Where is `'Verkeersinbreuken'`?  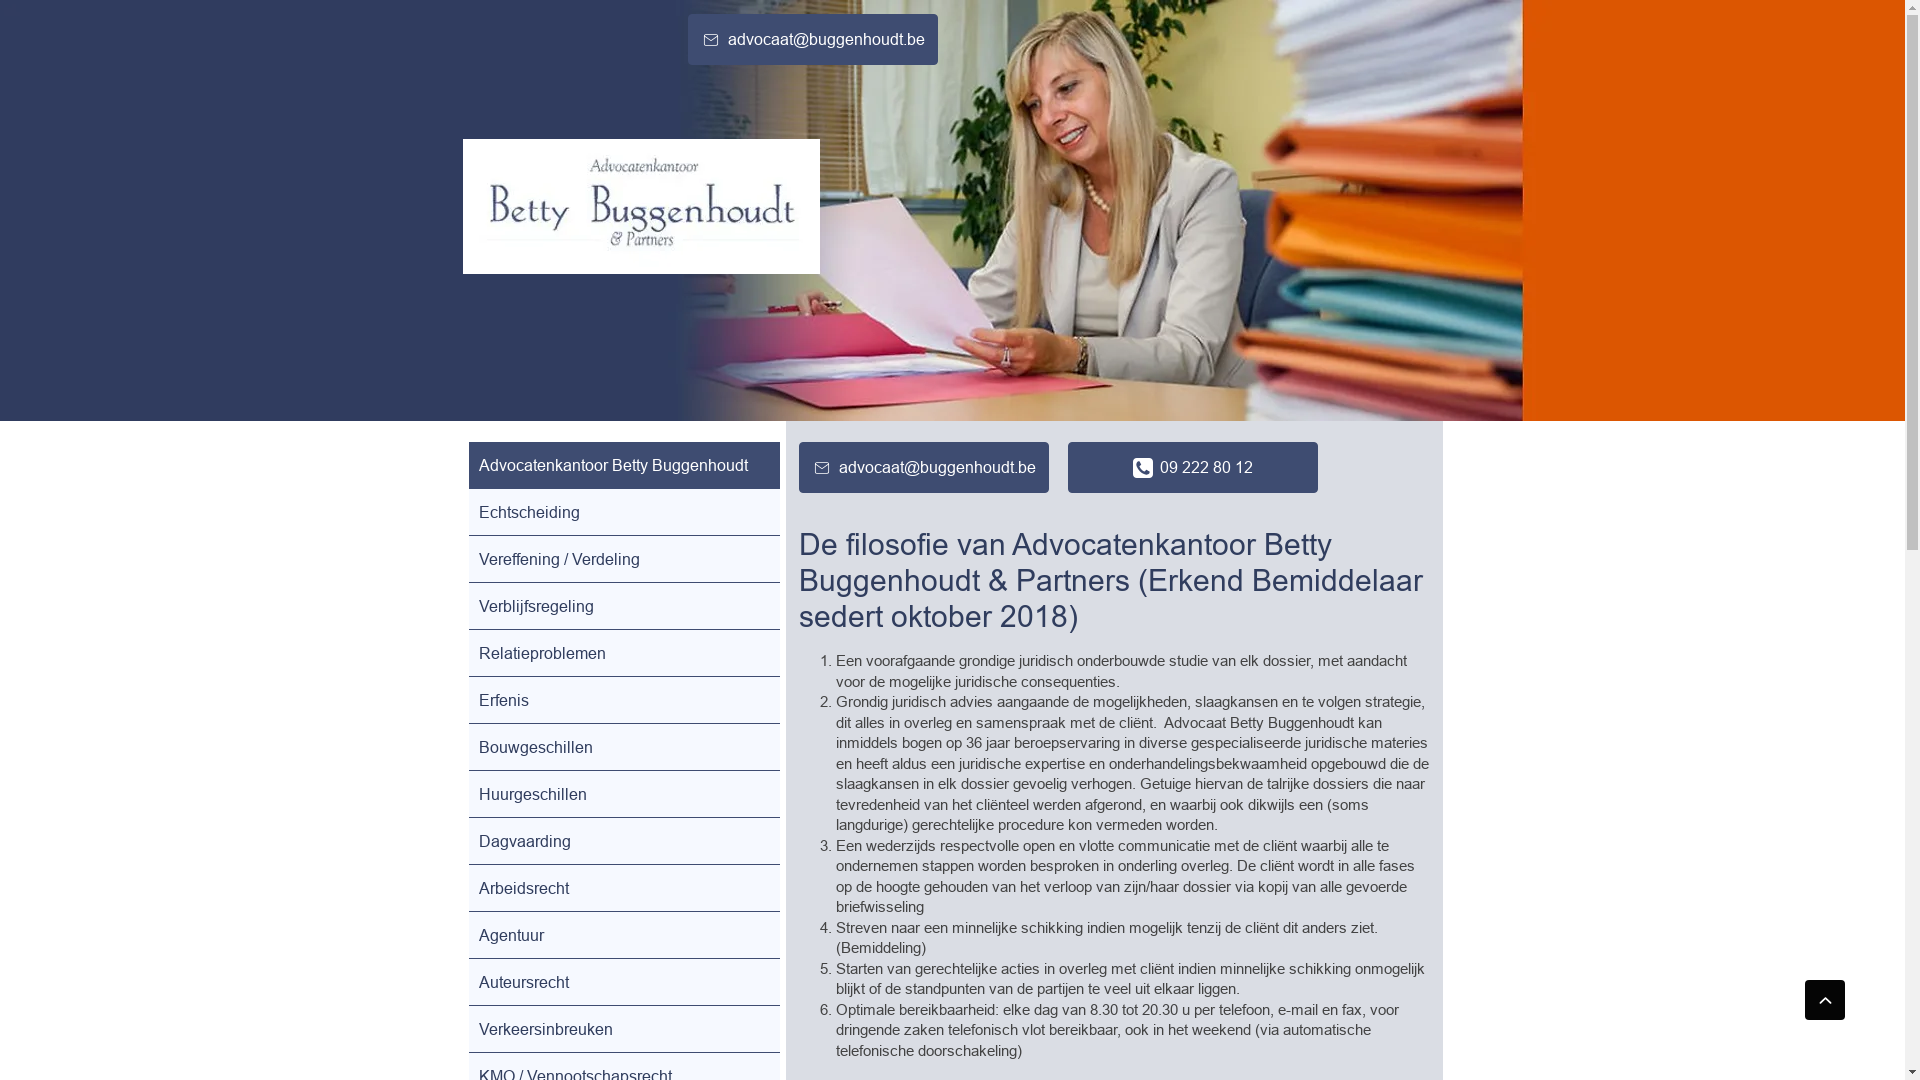 'Verkeersinbreuken' is located at coordinates (622, 1029).